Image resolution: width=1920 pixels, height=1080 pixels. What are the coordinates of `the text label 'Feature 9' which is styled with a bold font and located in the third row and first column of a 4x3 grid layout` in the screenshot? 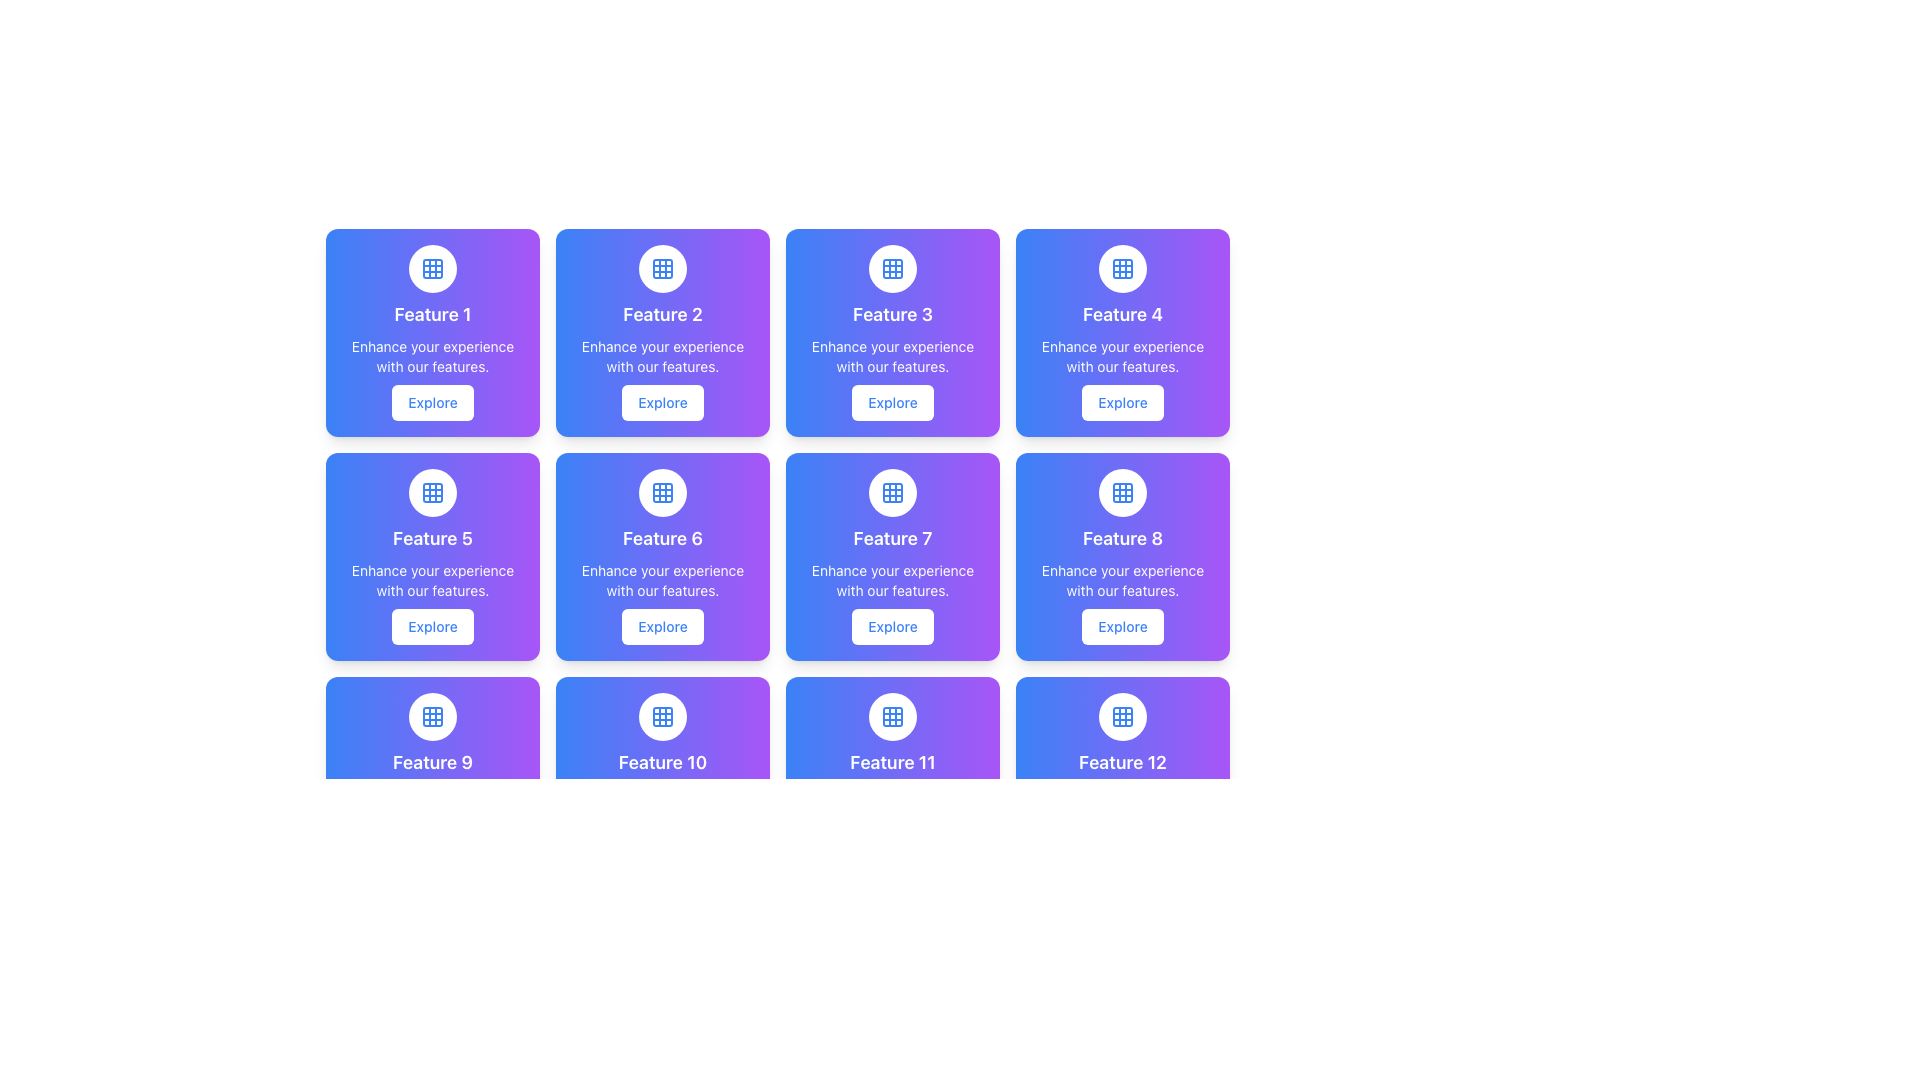 It's located at (431, 763).